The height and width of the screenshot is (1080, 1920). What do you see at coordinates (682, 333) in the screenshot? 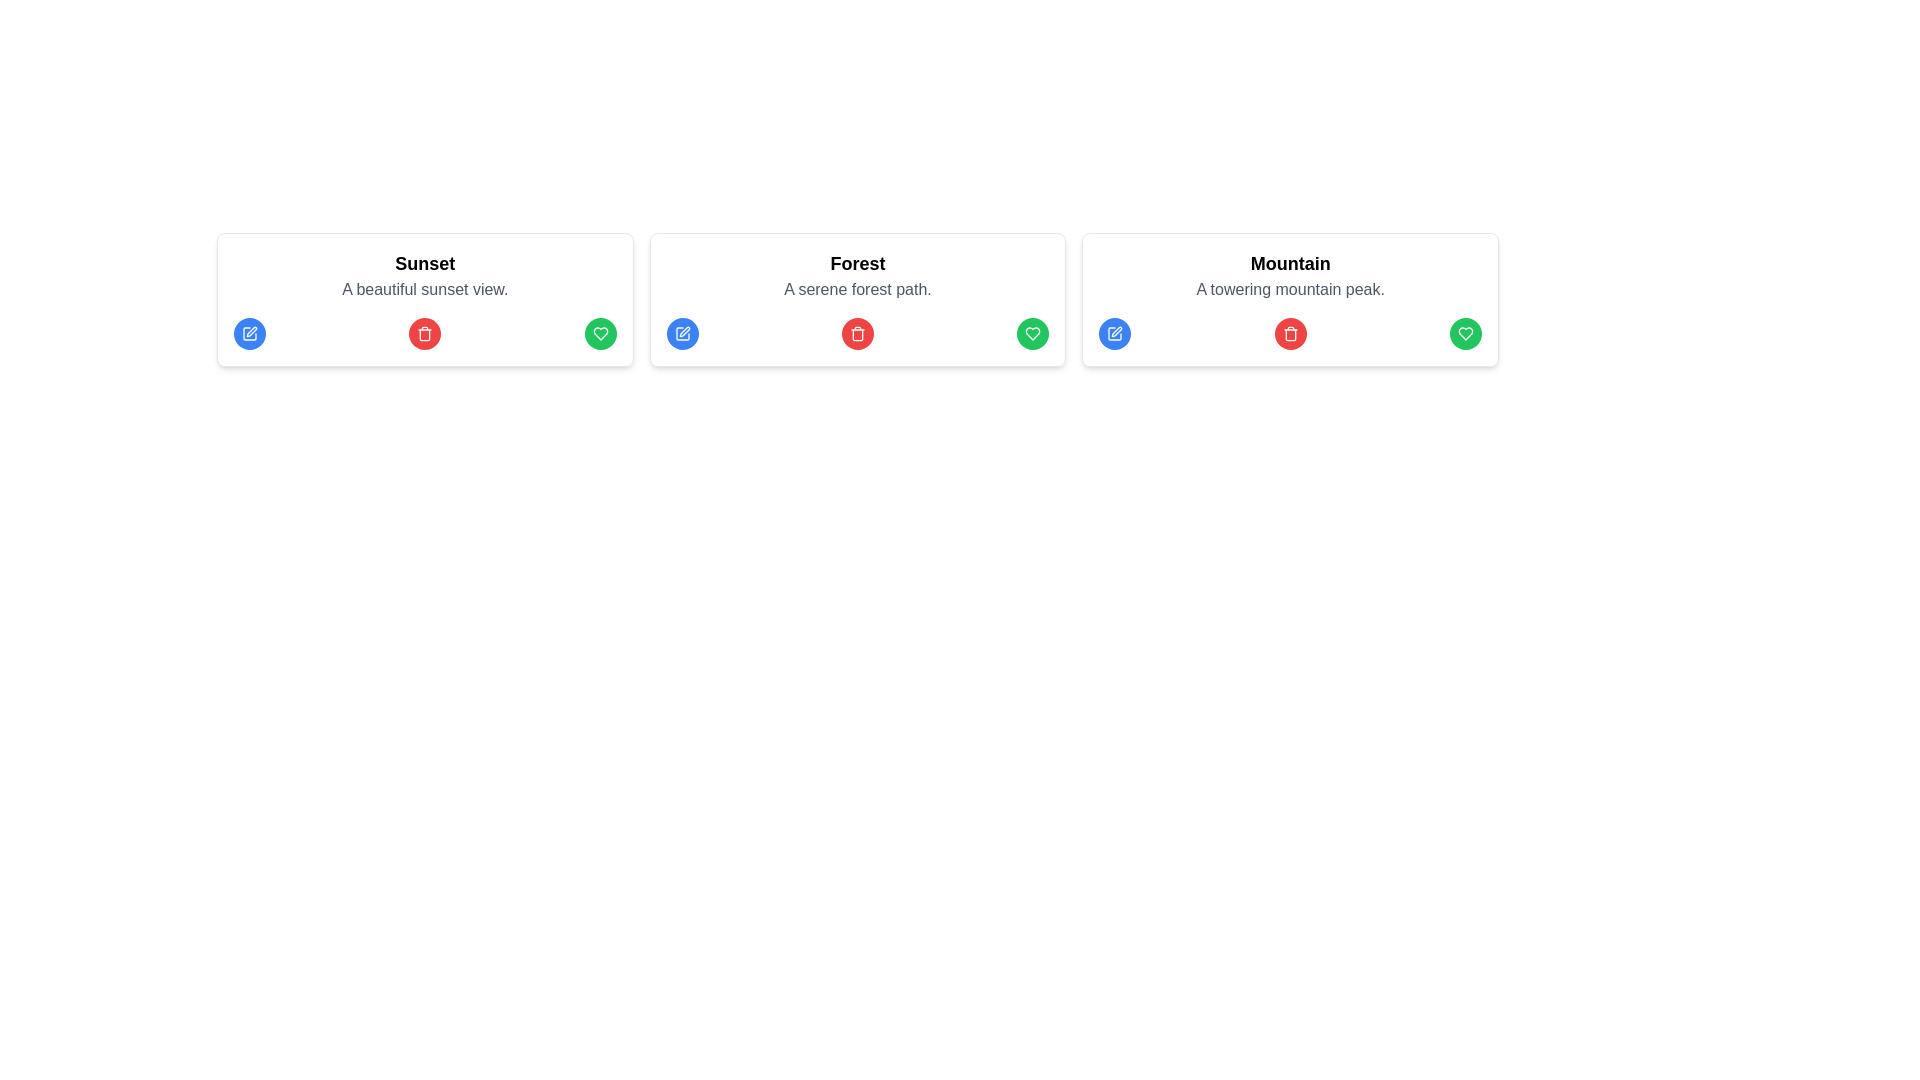
I see `the edit icon button resembling a pen within a blue circular button, located to the left of the 'Forest' card` at bounding box center [682, 333].